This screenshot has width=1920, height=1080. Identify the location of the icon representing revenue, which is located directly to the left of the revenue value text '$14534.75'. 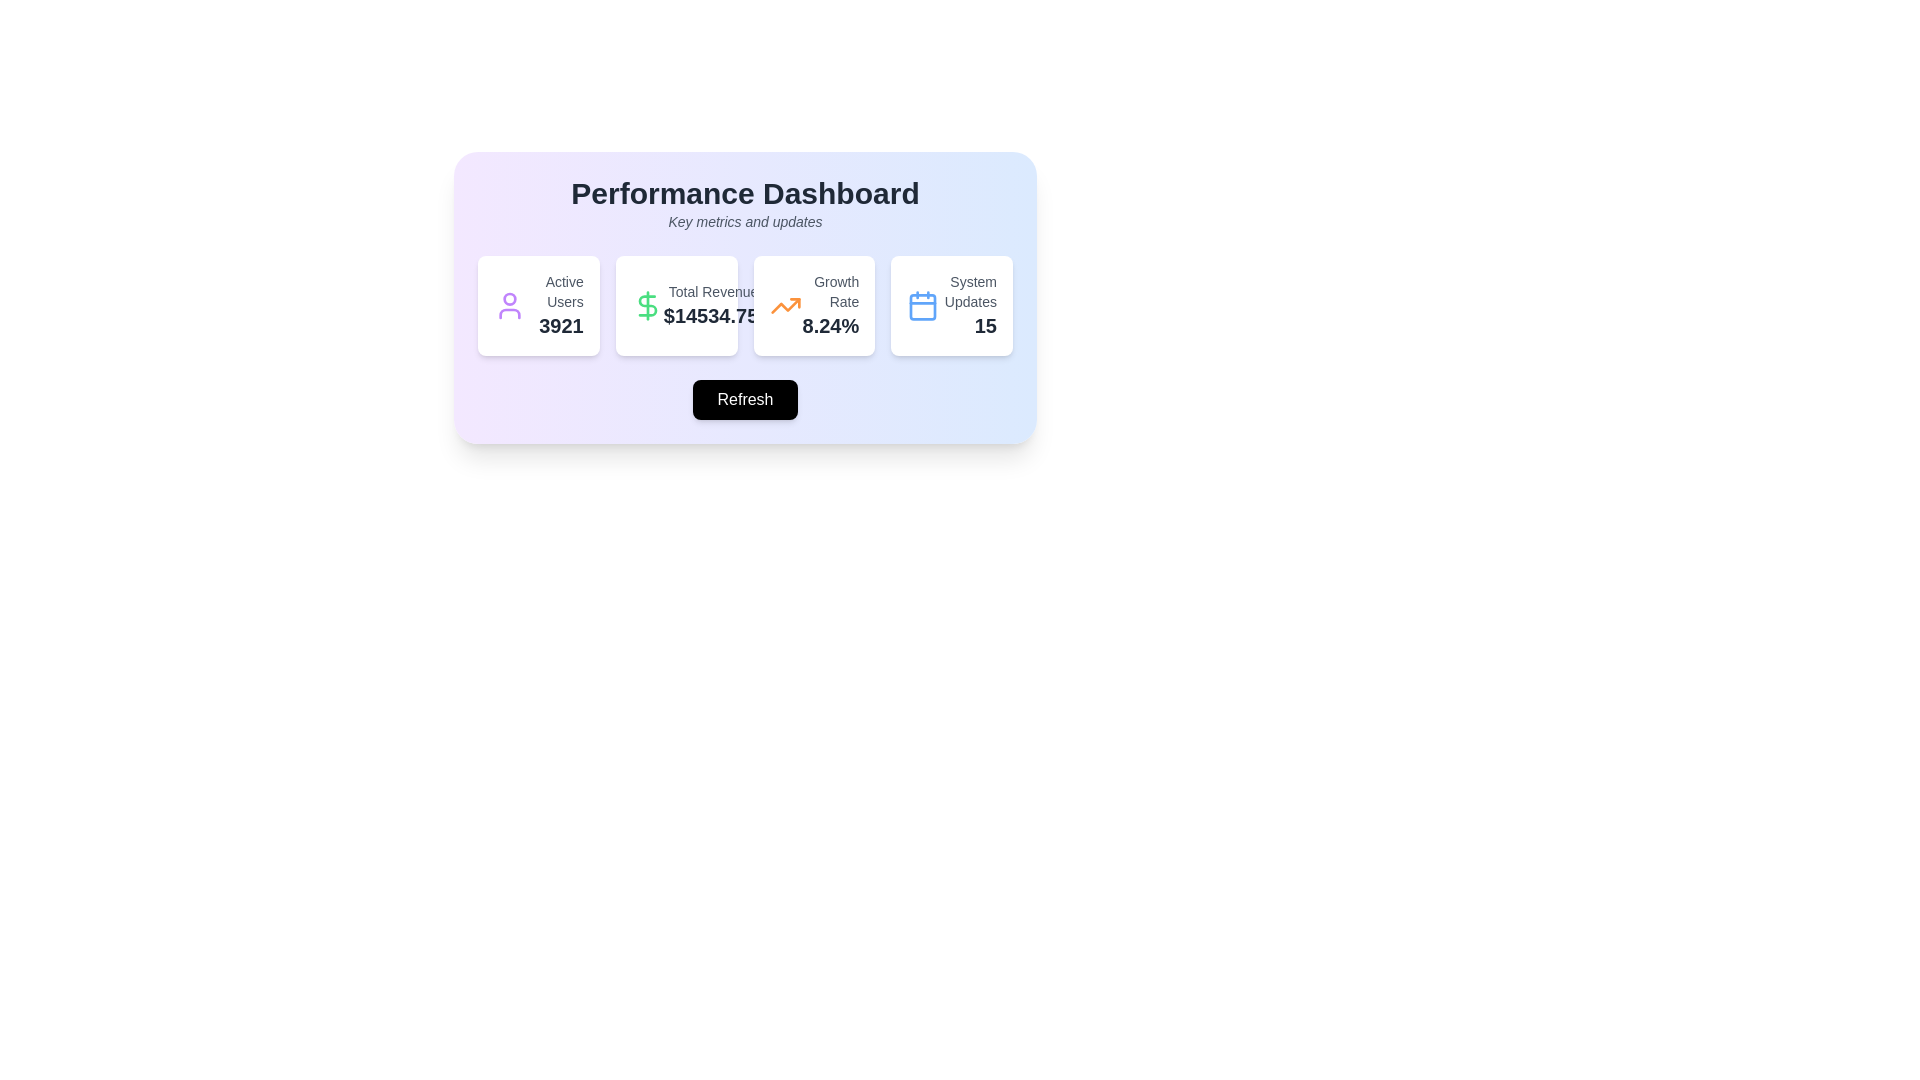
(647, 305).